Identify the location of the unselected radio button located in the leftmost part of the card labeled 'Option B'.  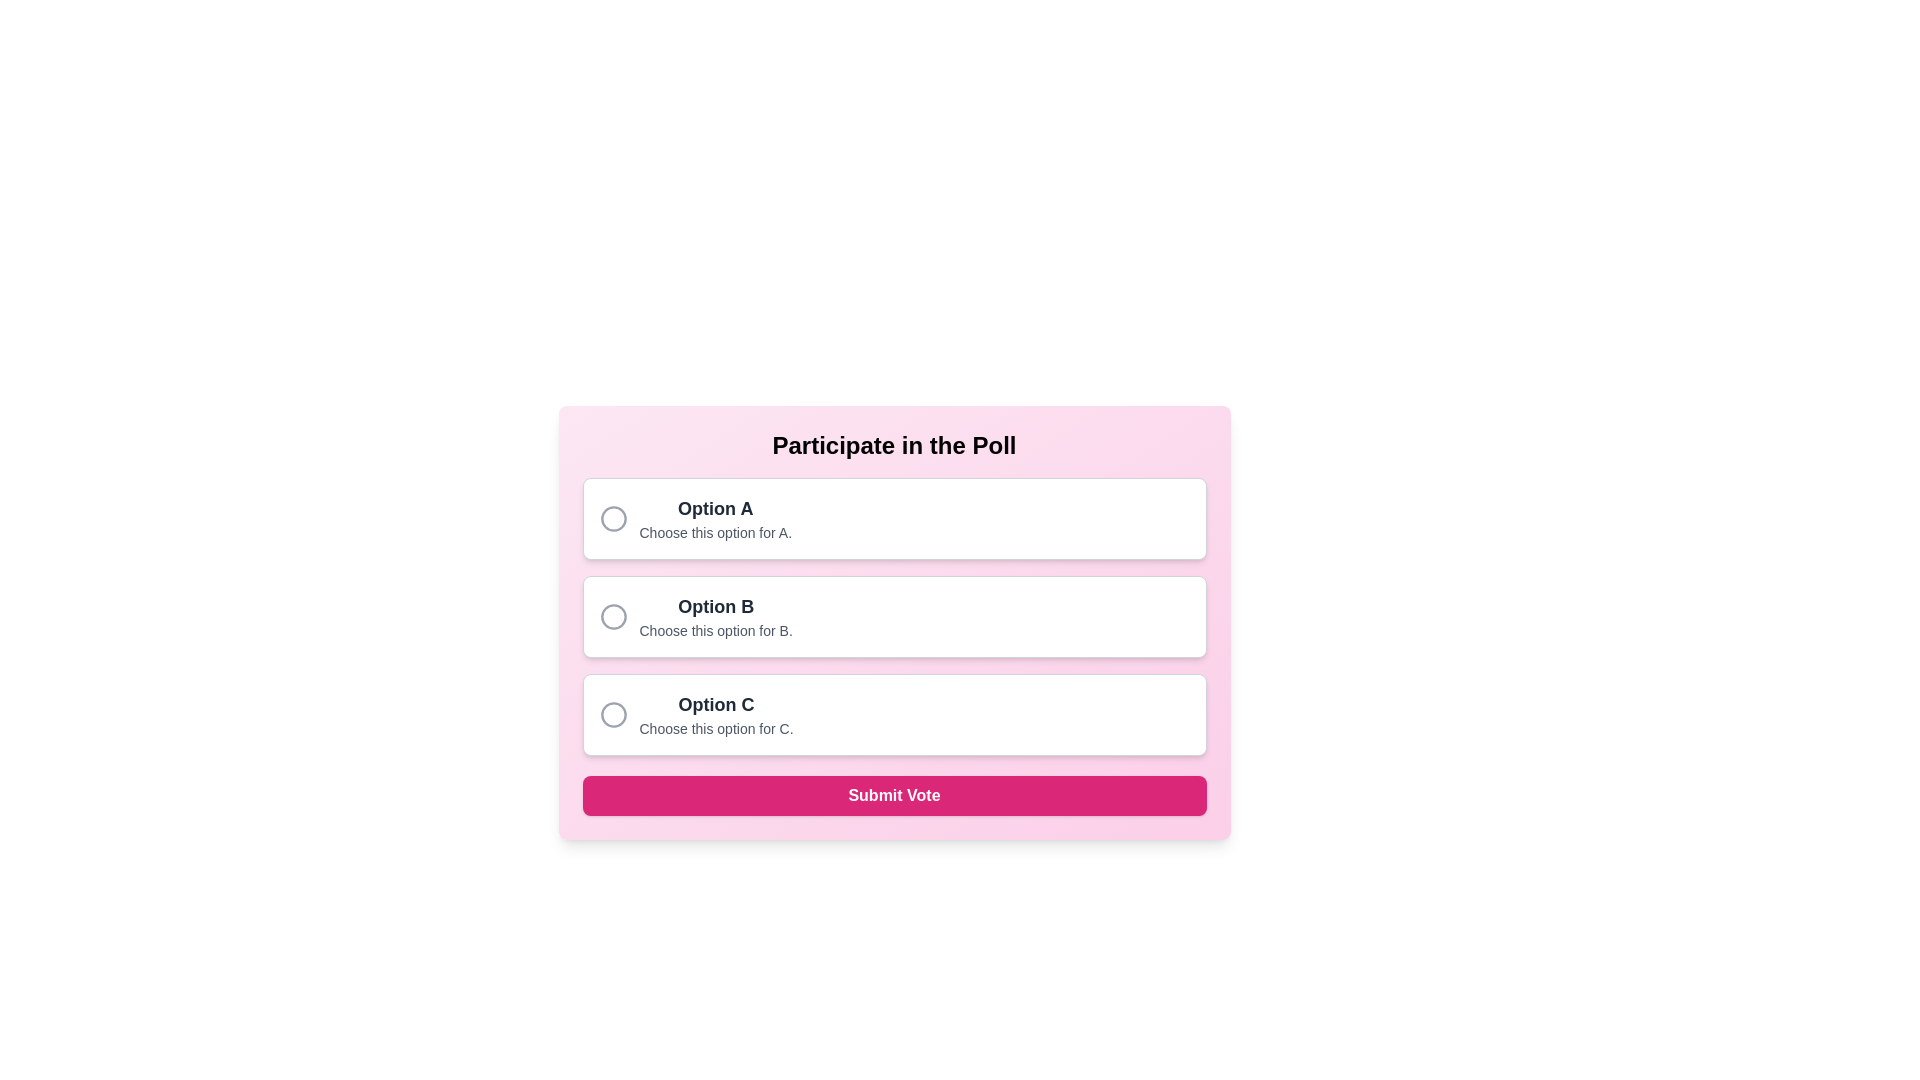
(612, 616).